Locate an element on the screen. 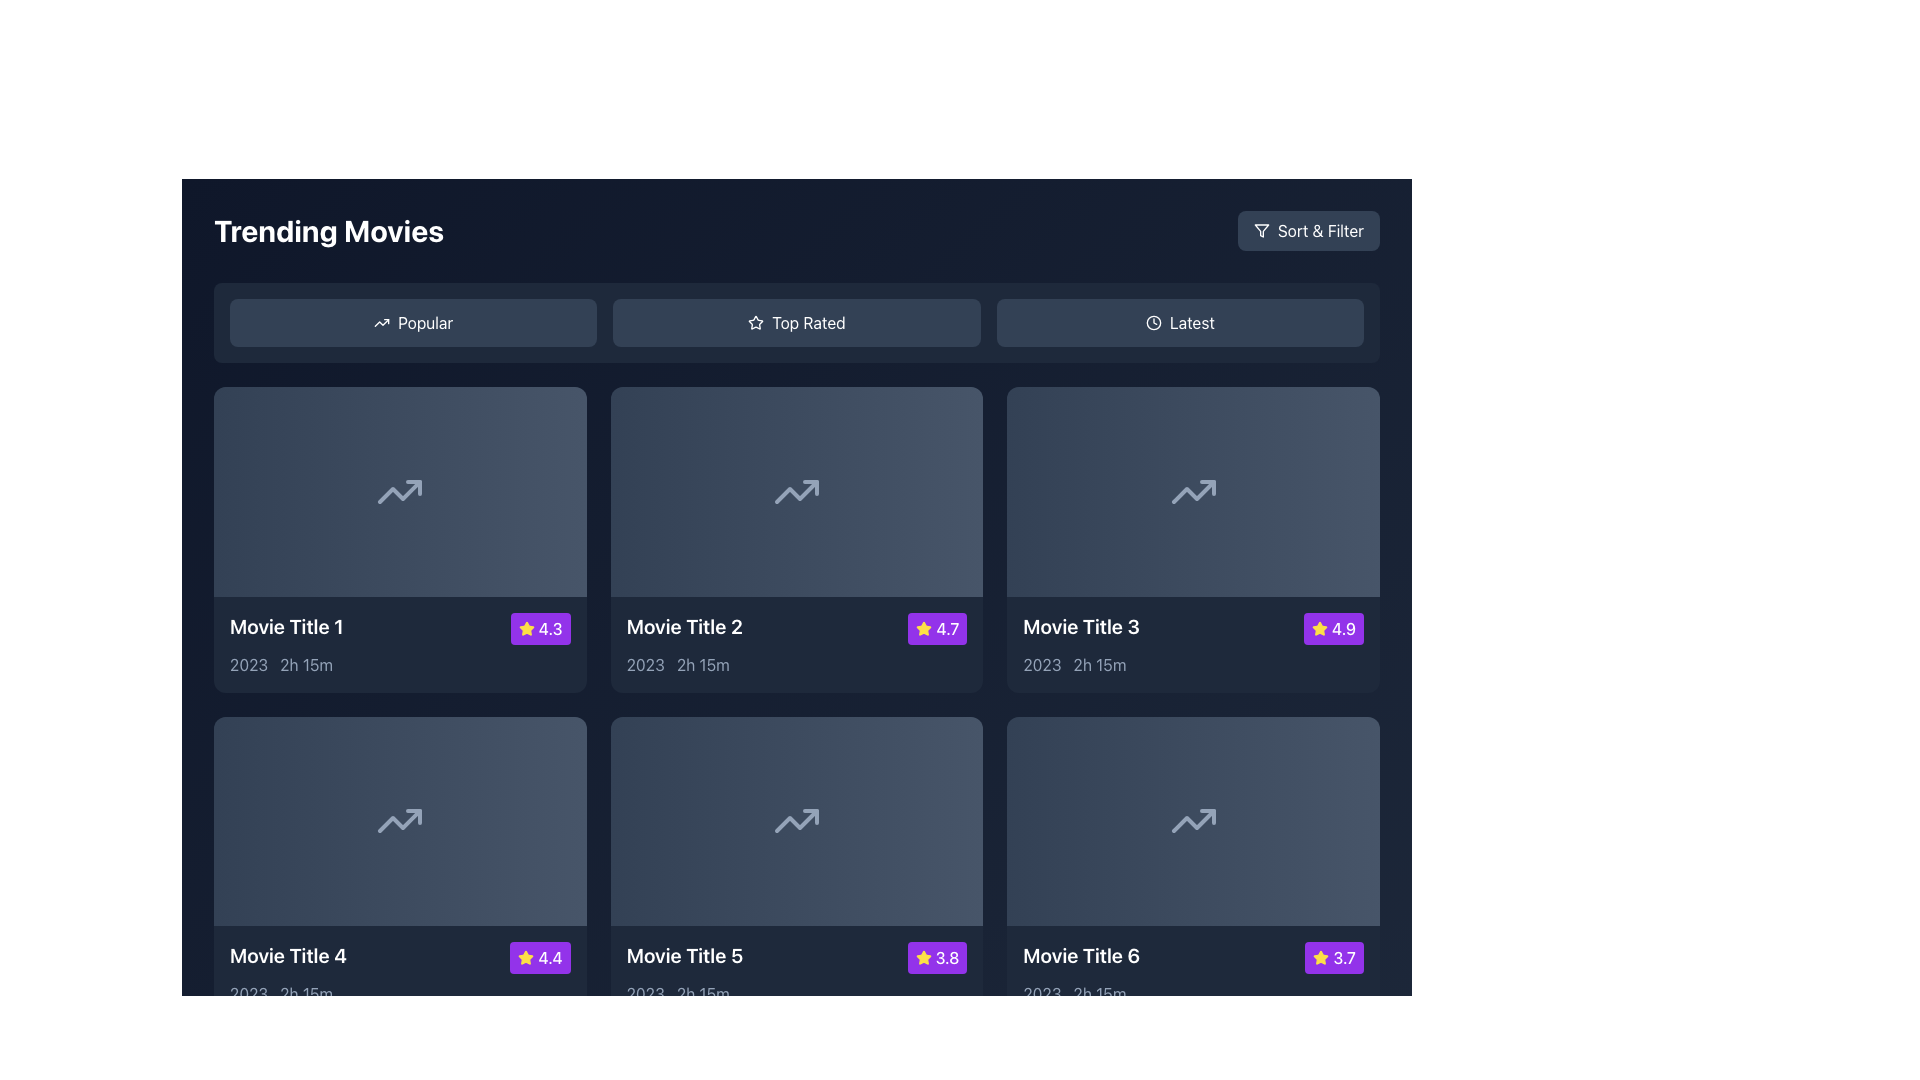  the text label displaying the rating value ('4.3') for 'Movie Title 1', located in the bottom-right corner of the card with a purple background next to a yellow star icon is located at coordinates (550, 627).